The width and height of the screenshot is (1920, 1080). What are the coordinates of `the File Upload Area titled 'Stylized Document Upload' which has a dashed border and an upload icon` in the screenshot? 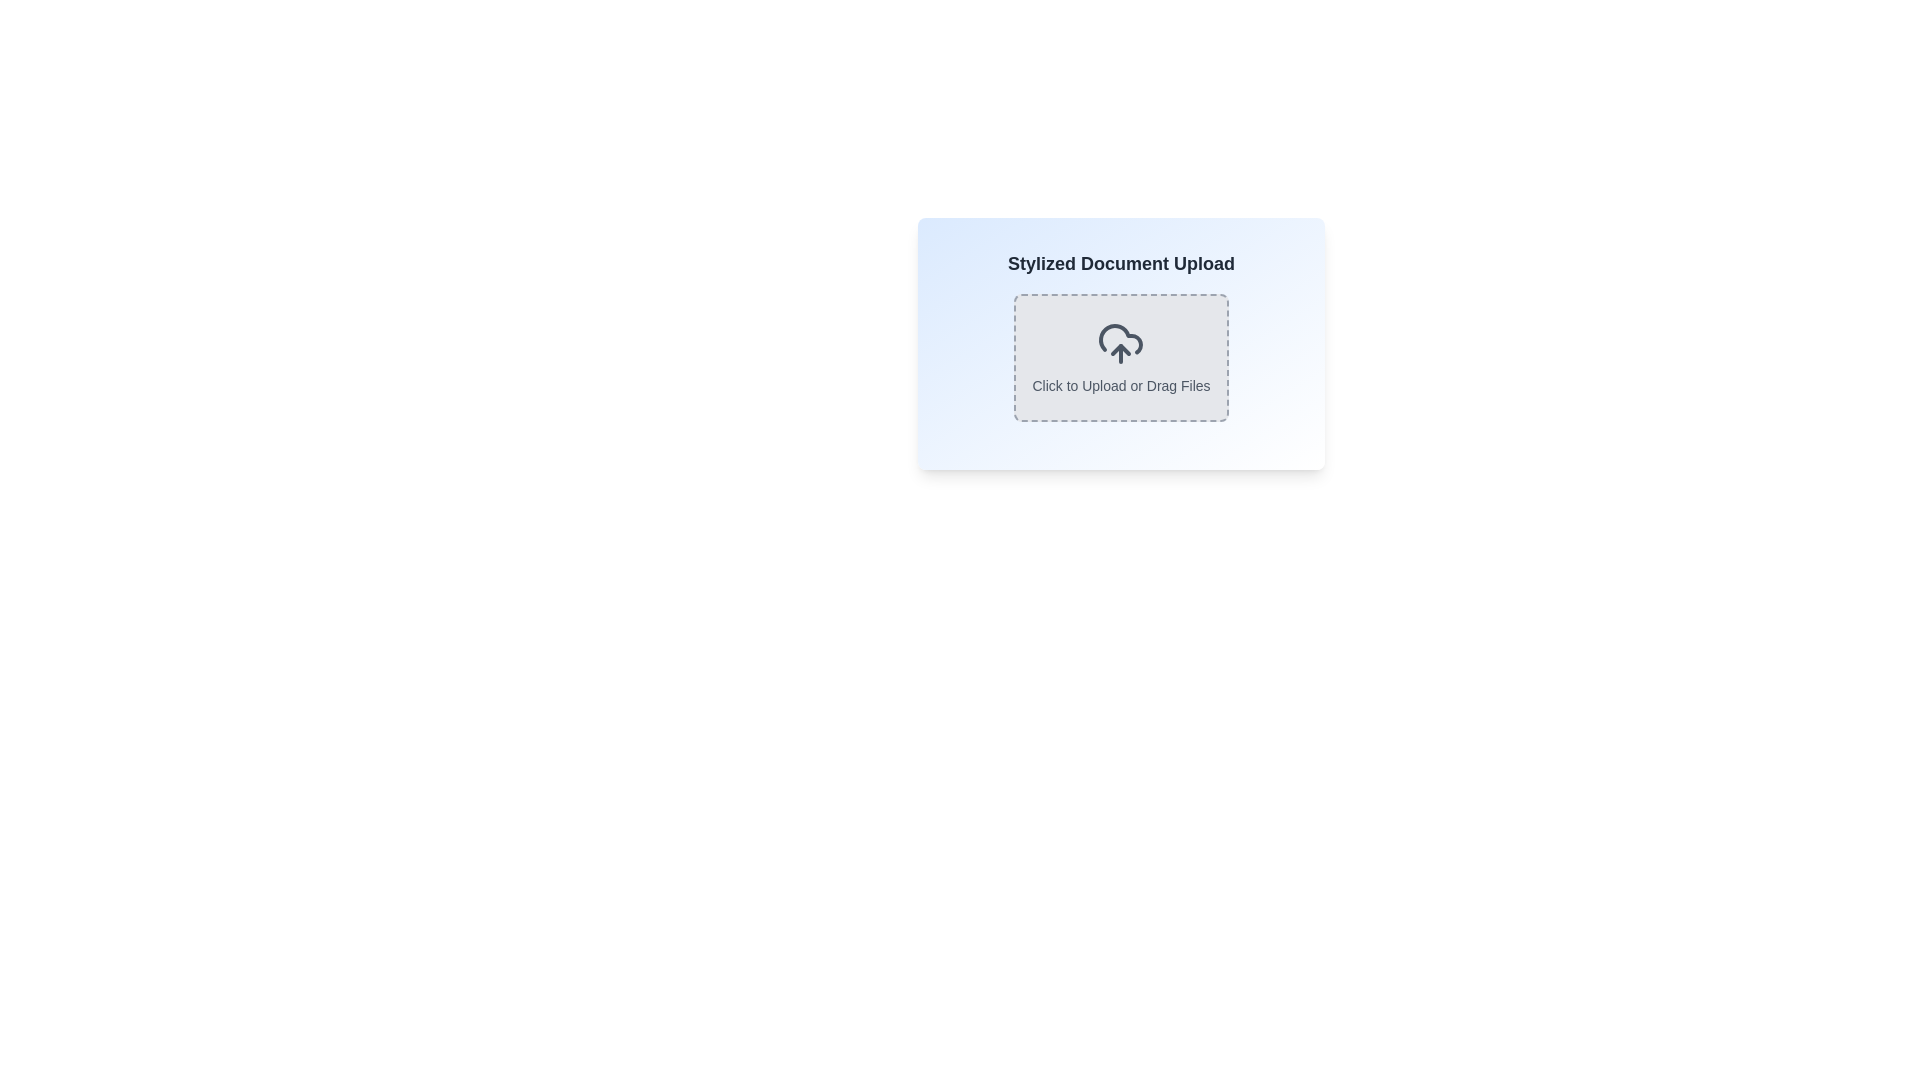 It's located at (1121, 342).